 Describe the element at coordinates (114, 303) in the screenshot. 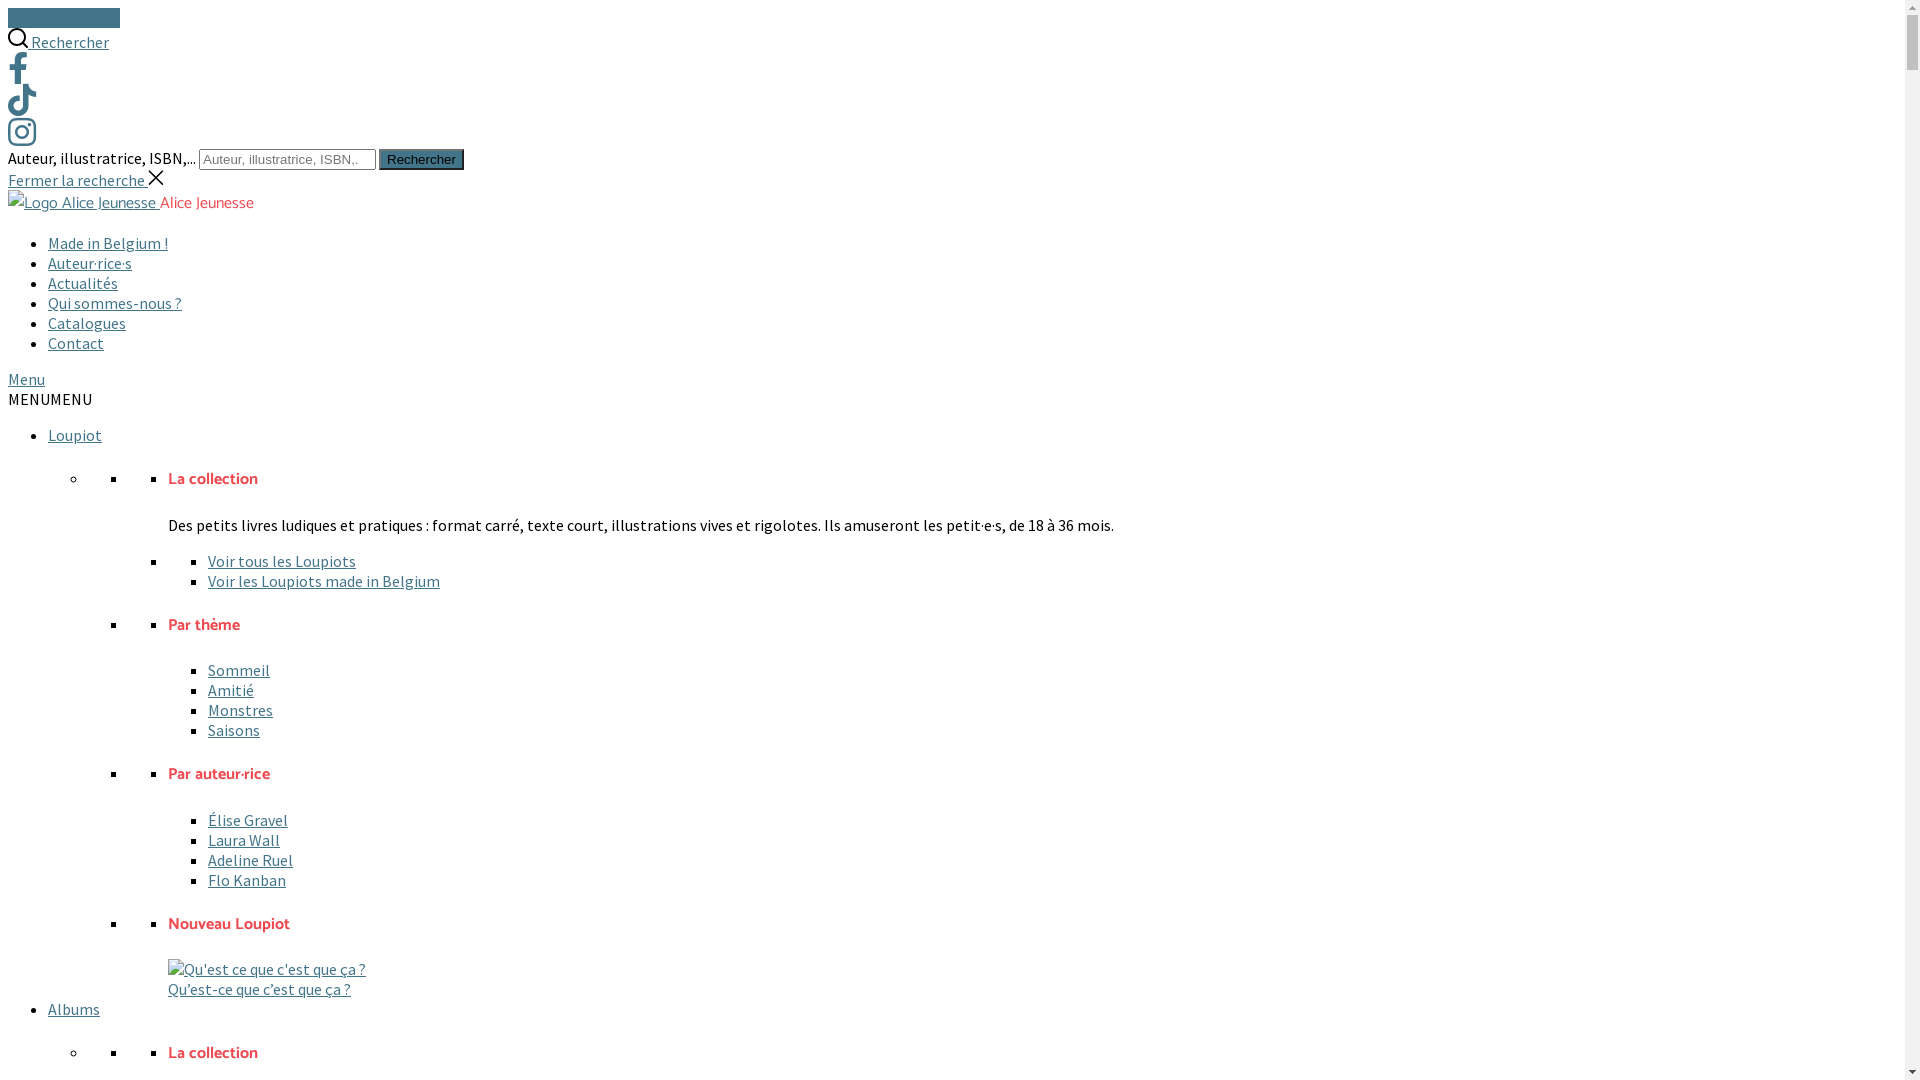

I see `'Qui sommes-nous ?'` at that location.